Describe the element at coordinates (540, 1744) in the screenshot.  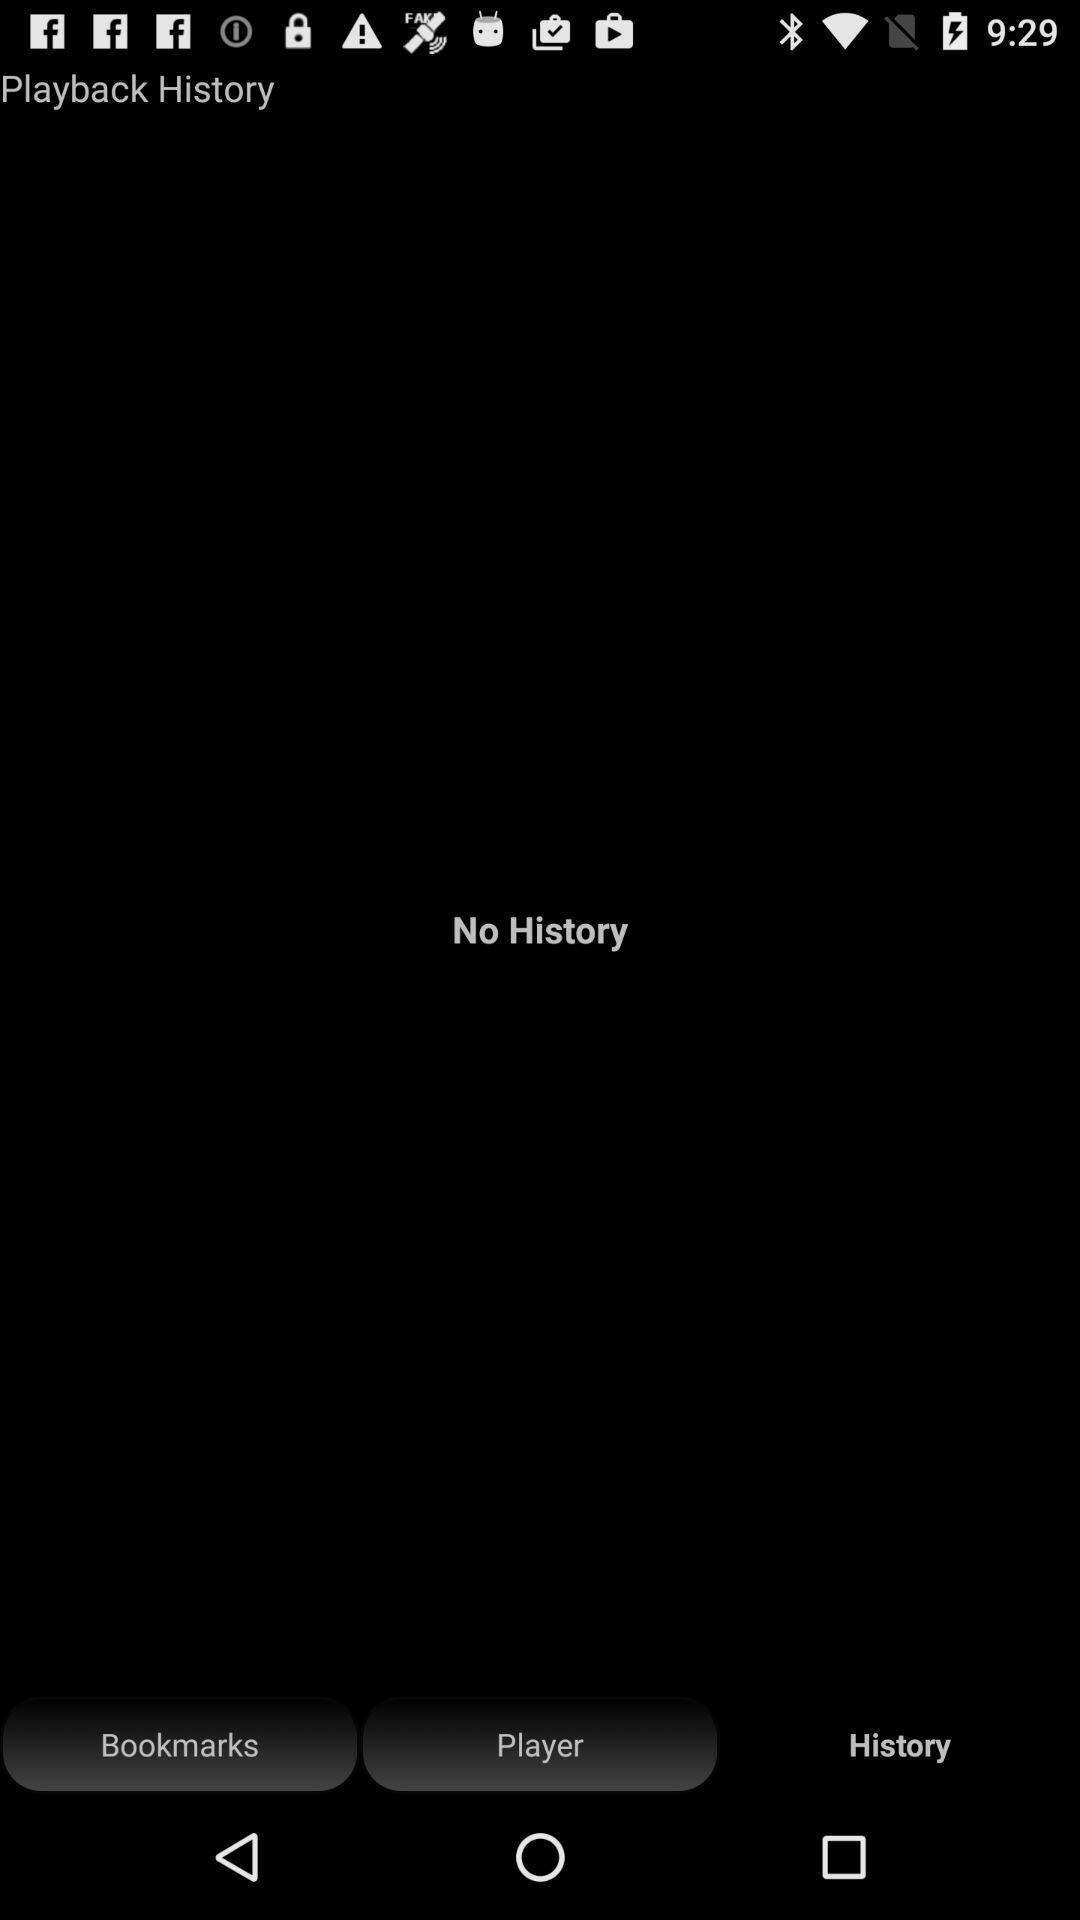
I see `the player icon` at that location.